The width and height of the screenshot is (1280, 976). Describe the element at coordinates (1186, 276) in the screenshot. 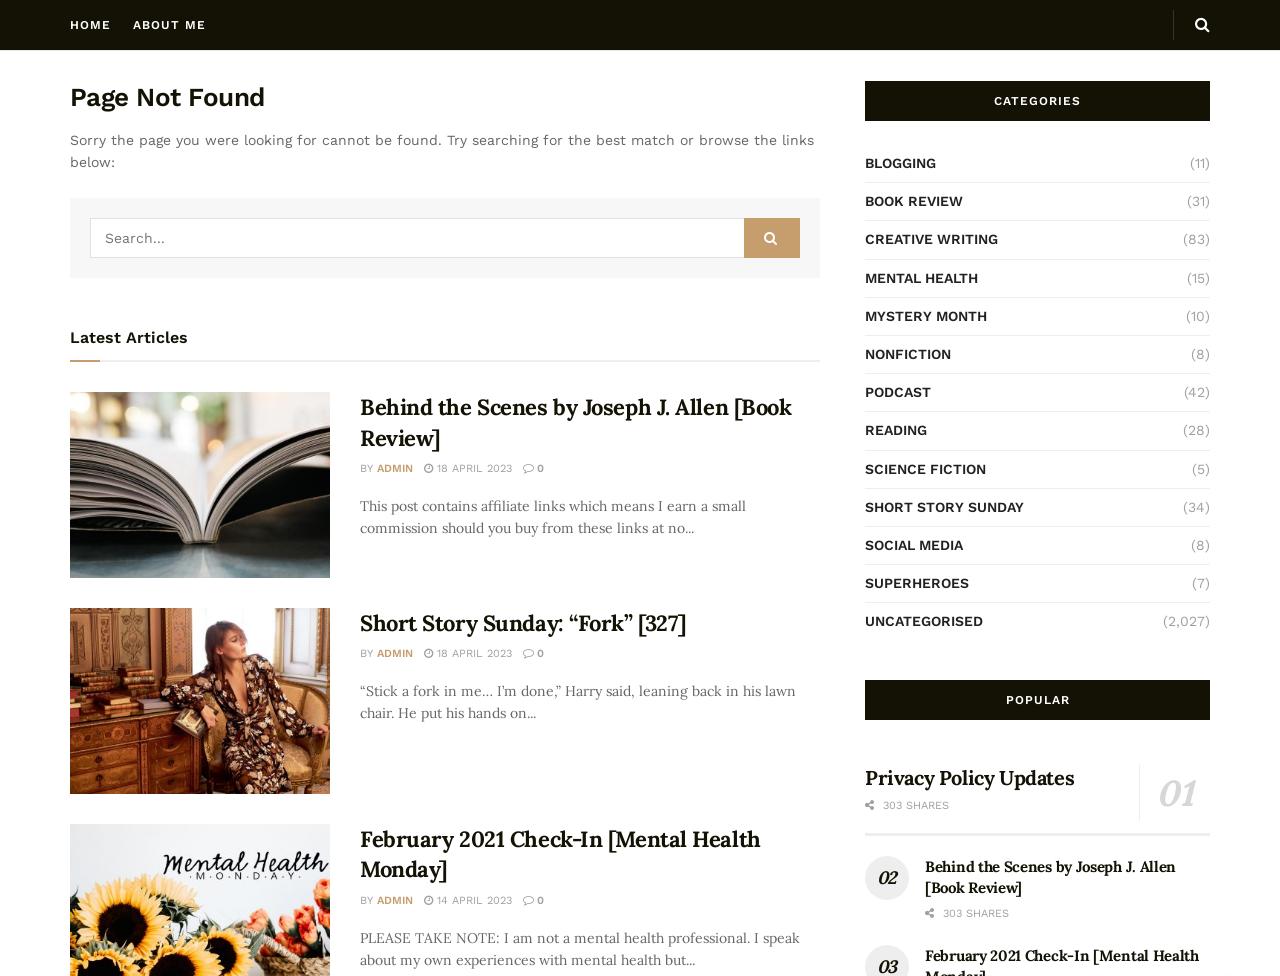

I see `'(15)'` at that location.